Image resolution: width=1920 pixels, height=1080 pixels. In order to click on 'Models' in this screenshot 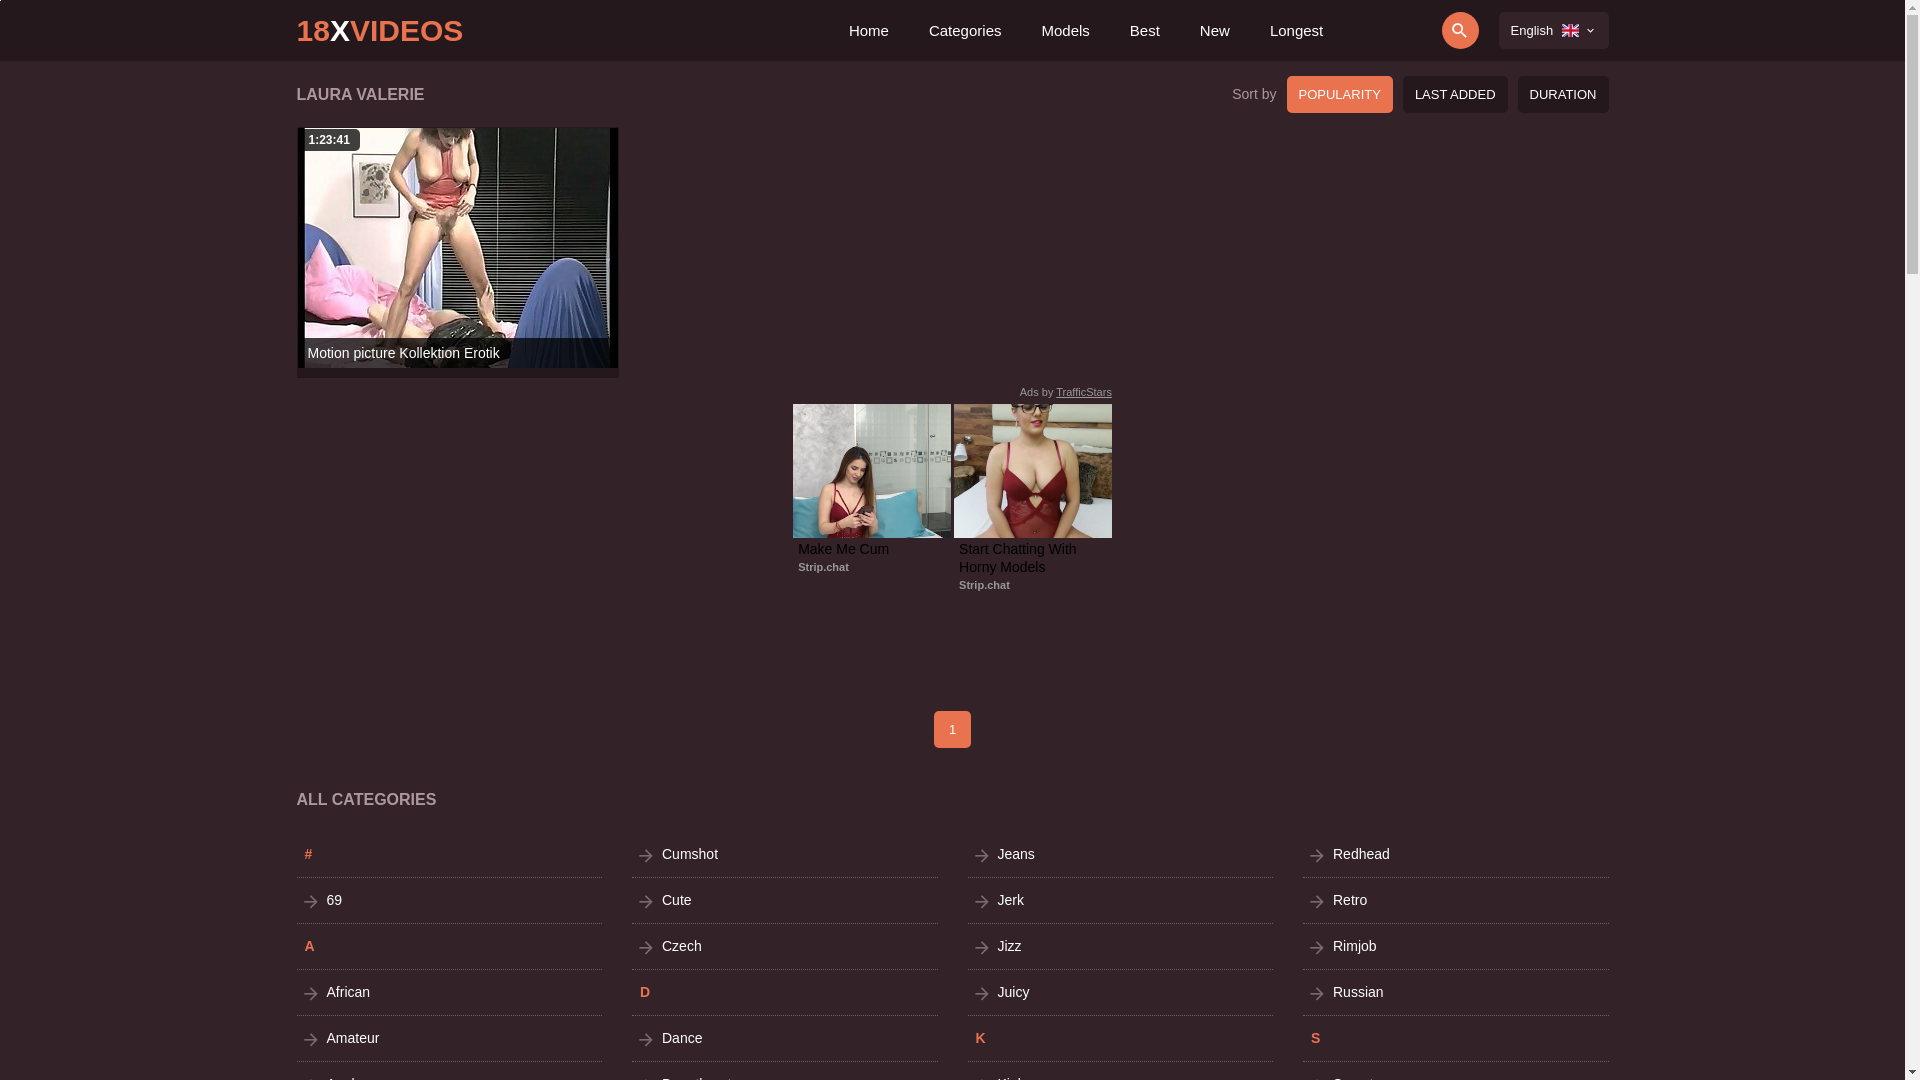, I will do `click(1064, 30)`.